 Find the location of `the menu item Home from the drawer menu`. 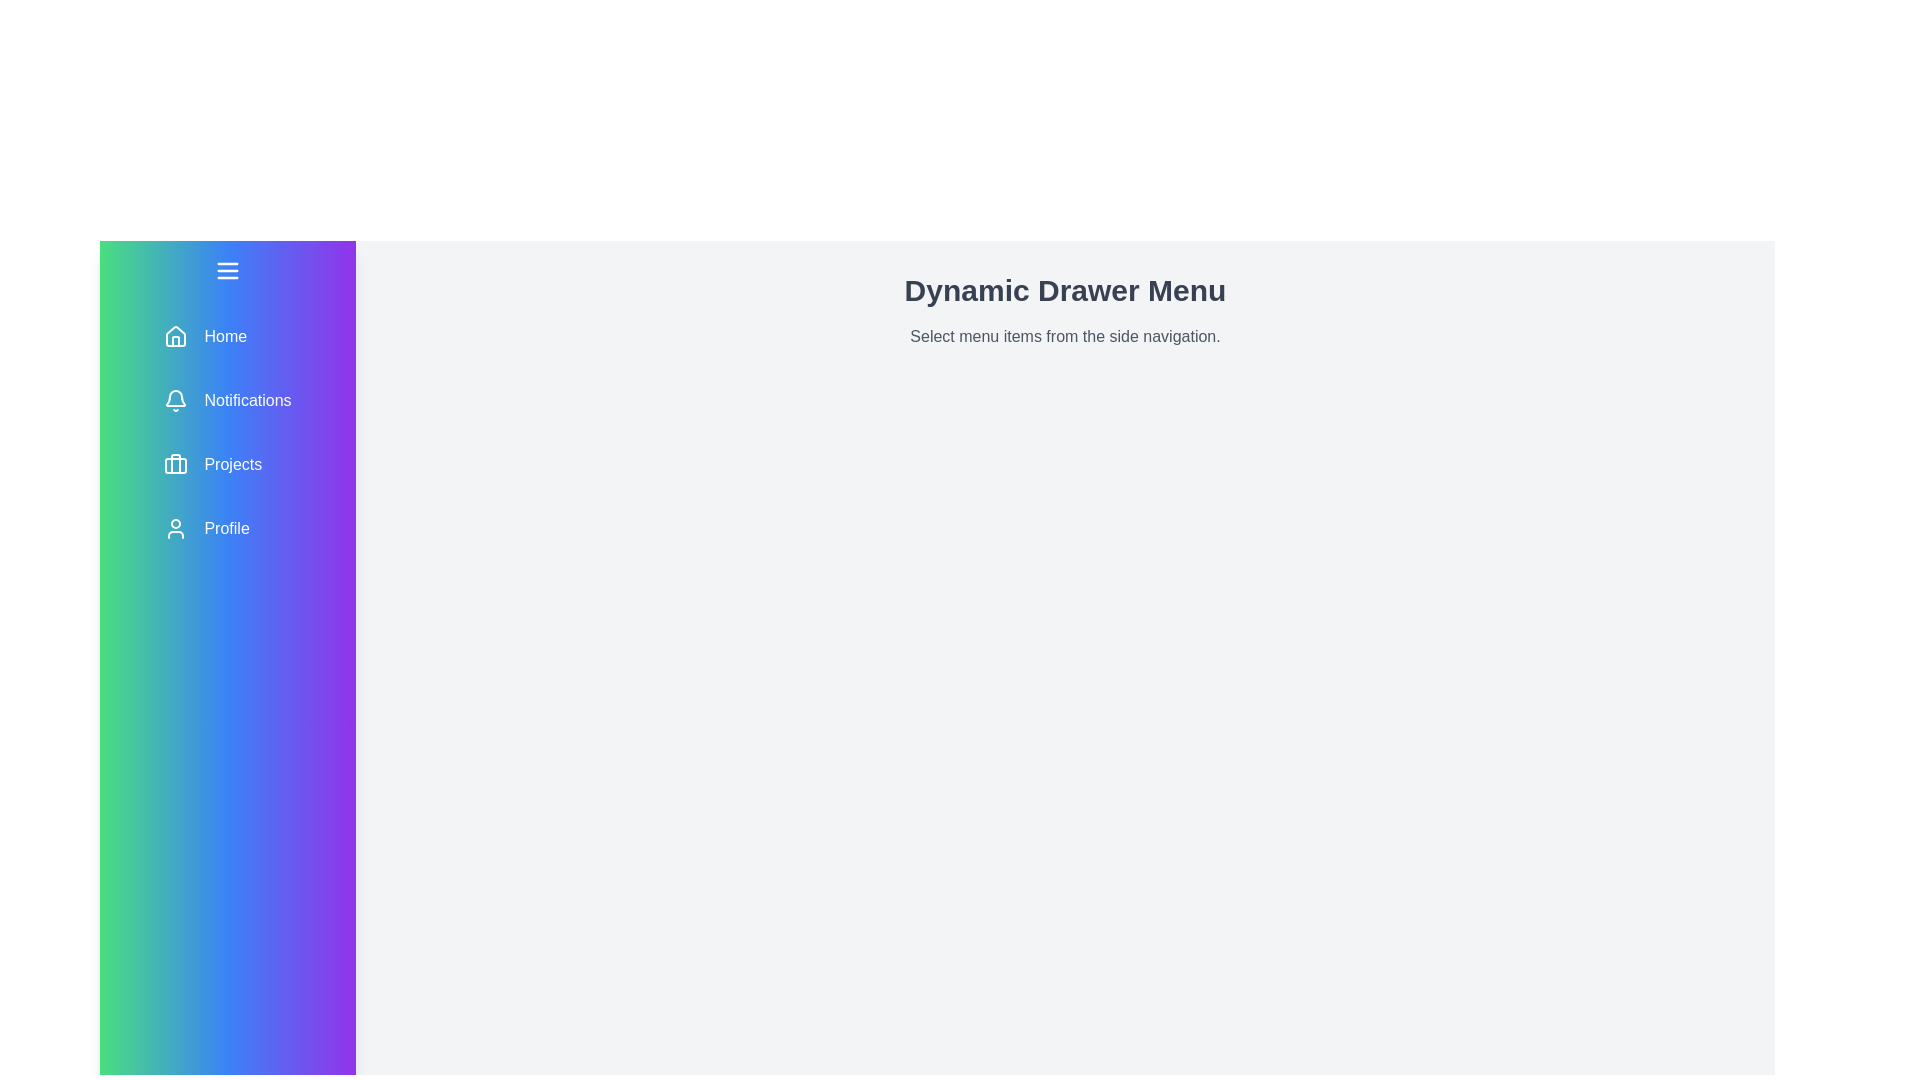

the menu item Home from the drawer menu is located at coordinates (227, 335).